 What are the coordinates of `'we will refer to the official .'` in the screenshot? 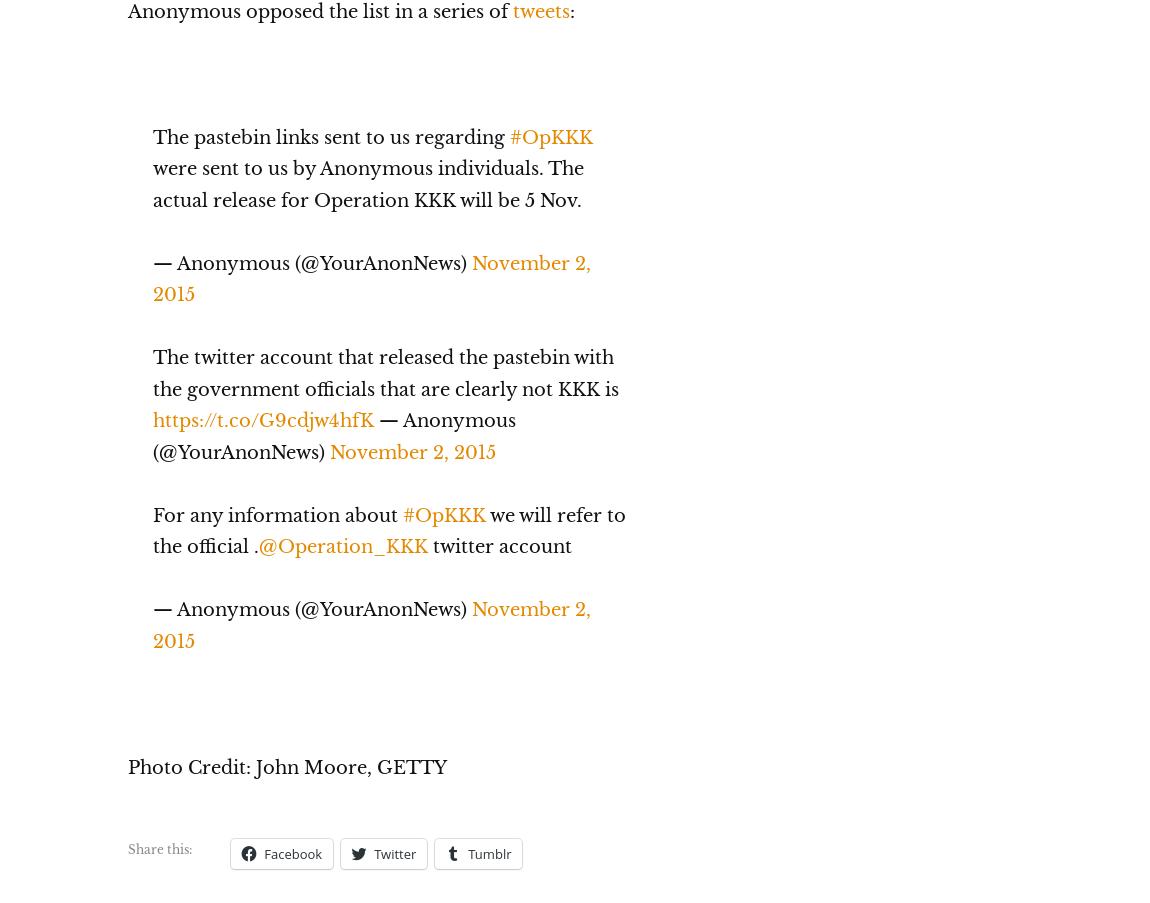 It's located at (388, 529).